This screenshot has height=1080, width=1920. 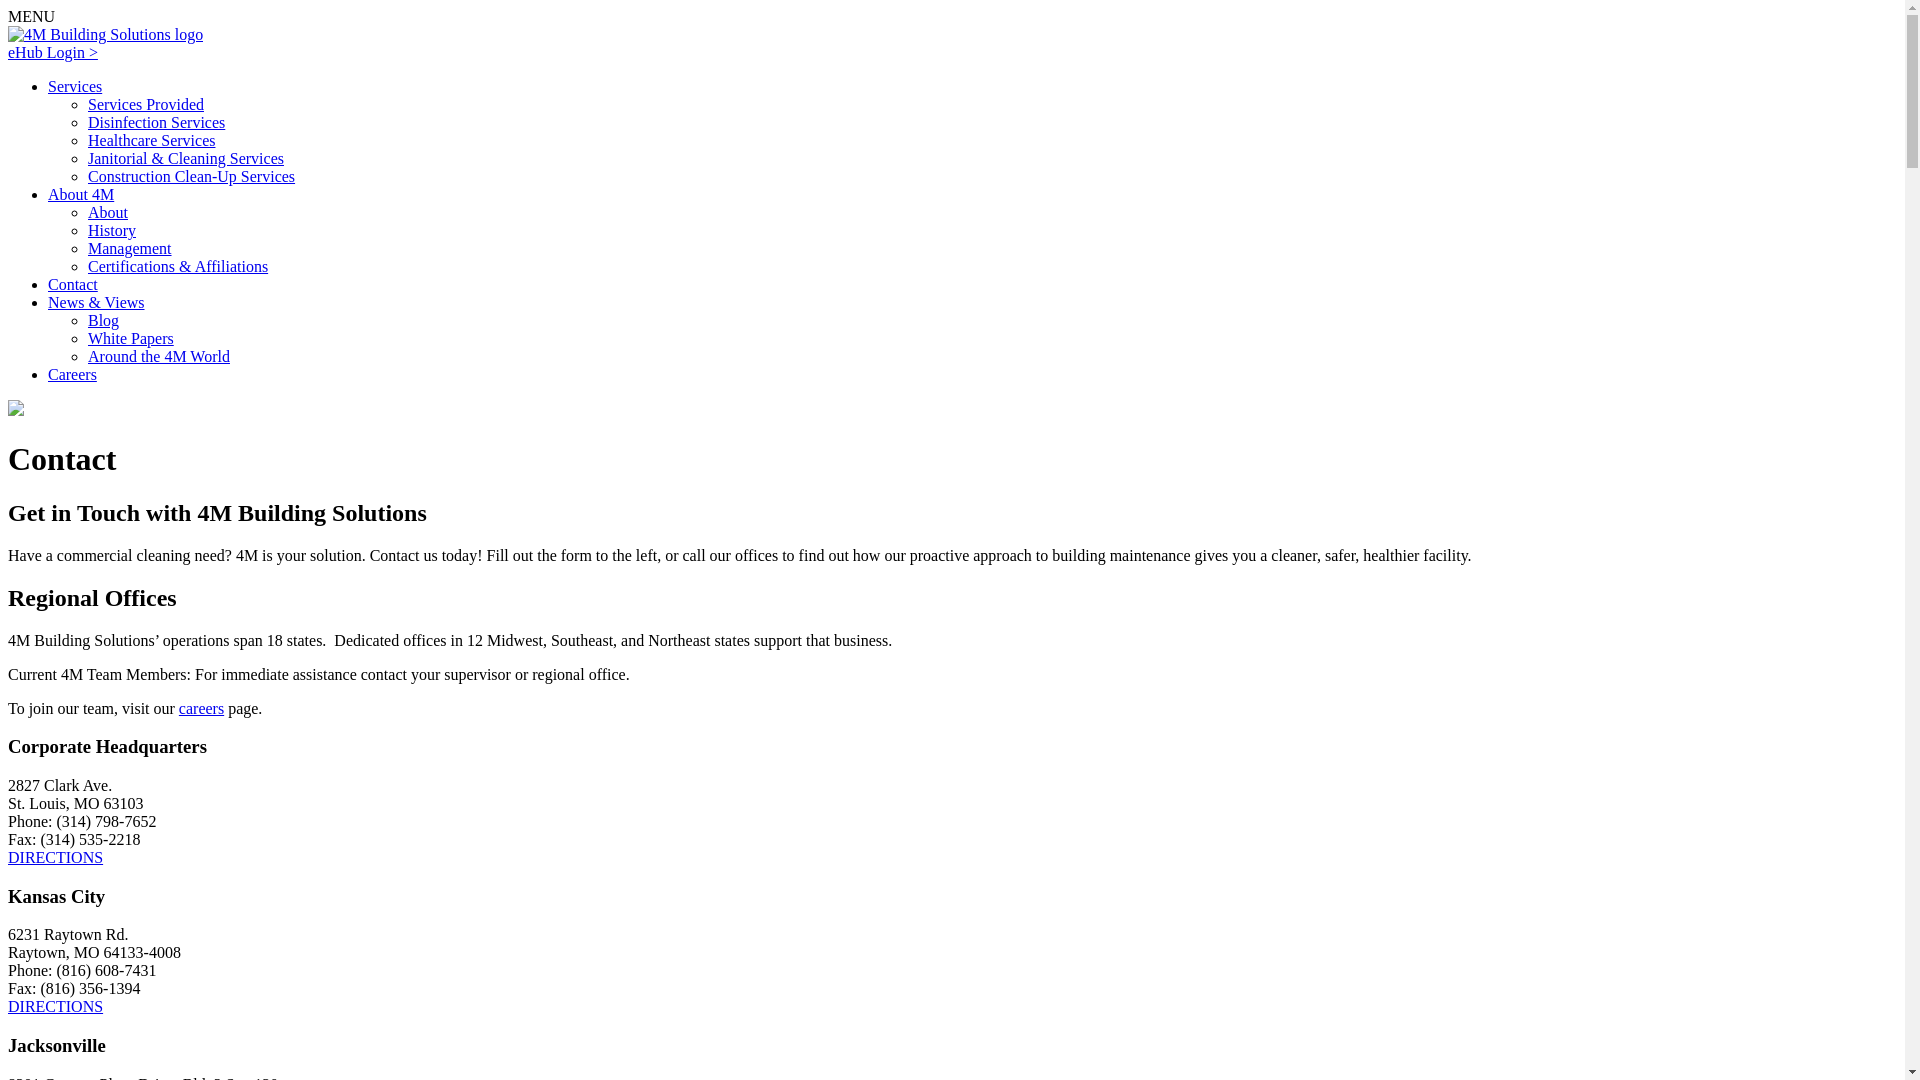 What do you see at coordinates (128, 247) in the screenshot?
I see `'Management'` at bounding box center [128, 247].